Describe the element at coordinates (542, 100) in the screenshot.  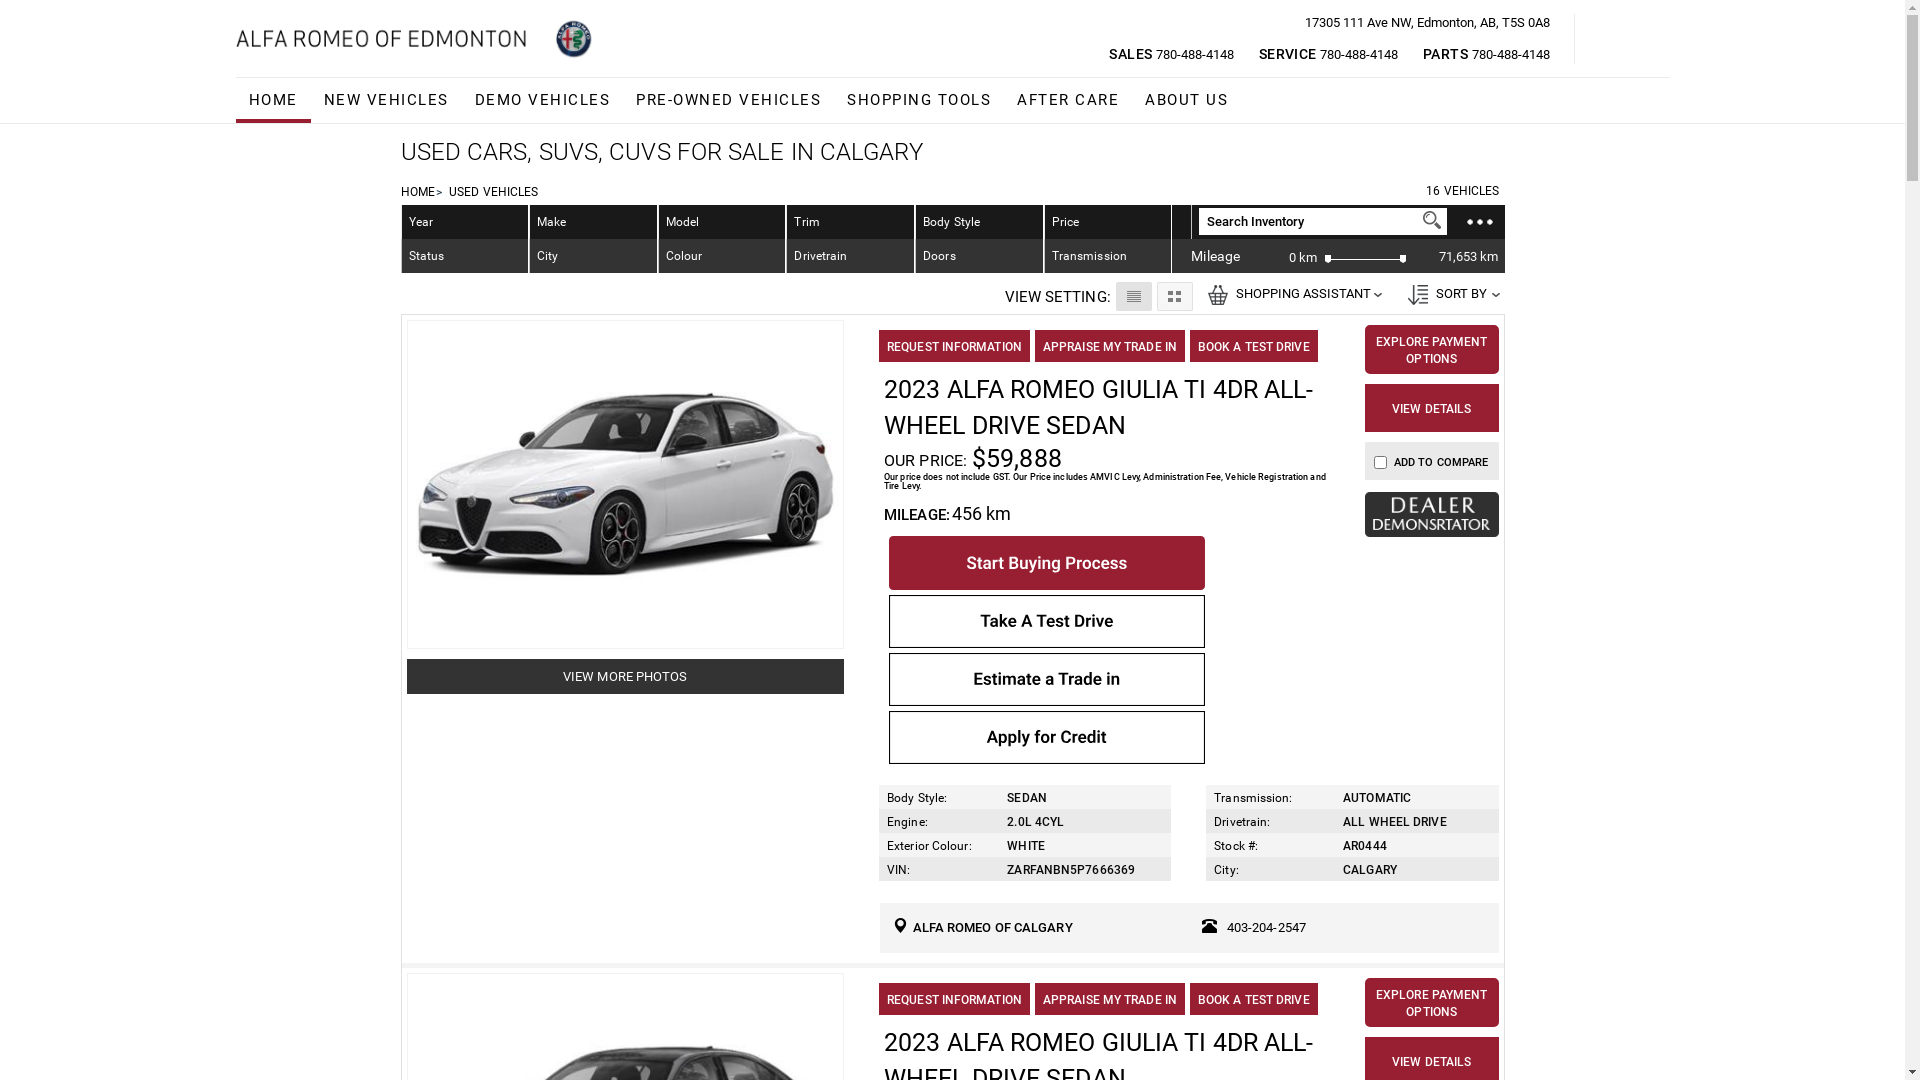
I see `'DEMO VEHICLES'` at that location.